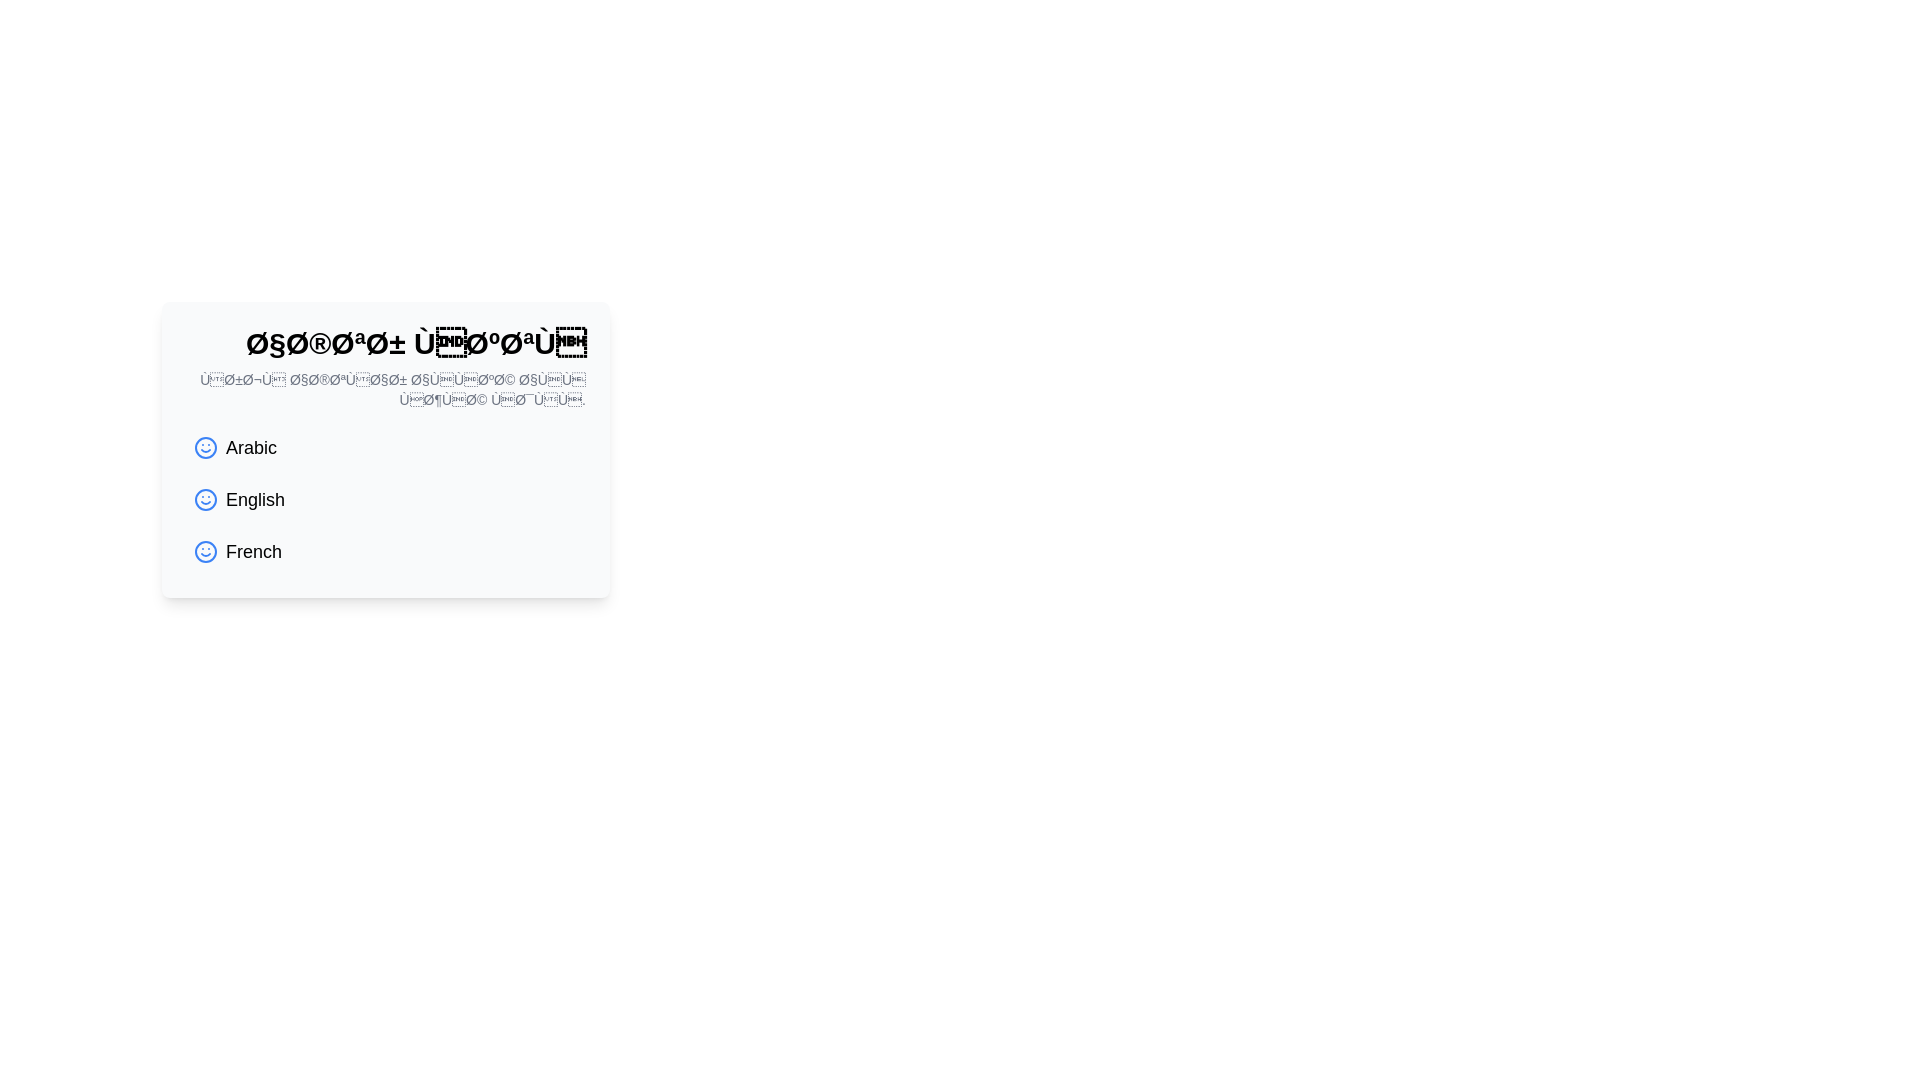 The height and width of the screenshot is (1080, 1920). I want to click on descriptive text element that provides guidance about language preference selection, located directly beneath the header, so click(385, 389).